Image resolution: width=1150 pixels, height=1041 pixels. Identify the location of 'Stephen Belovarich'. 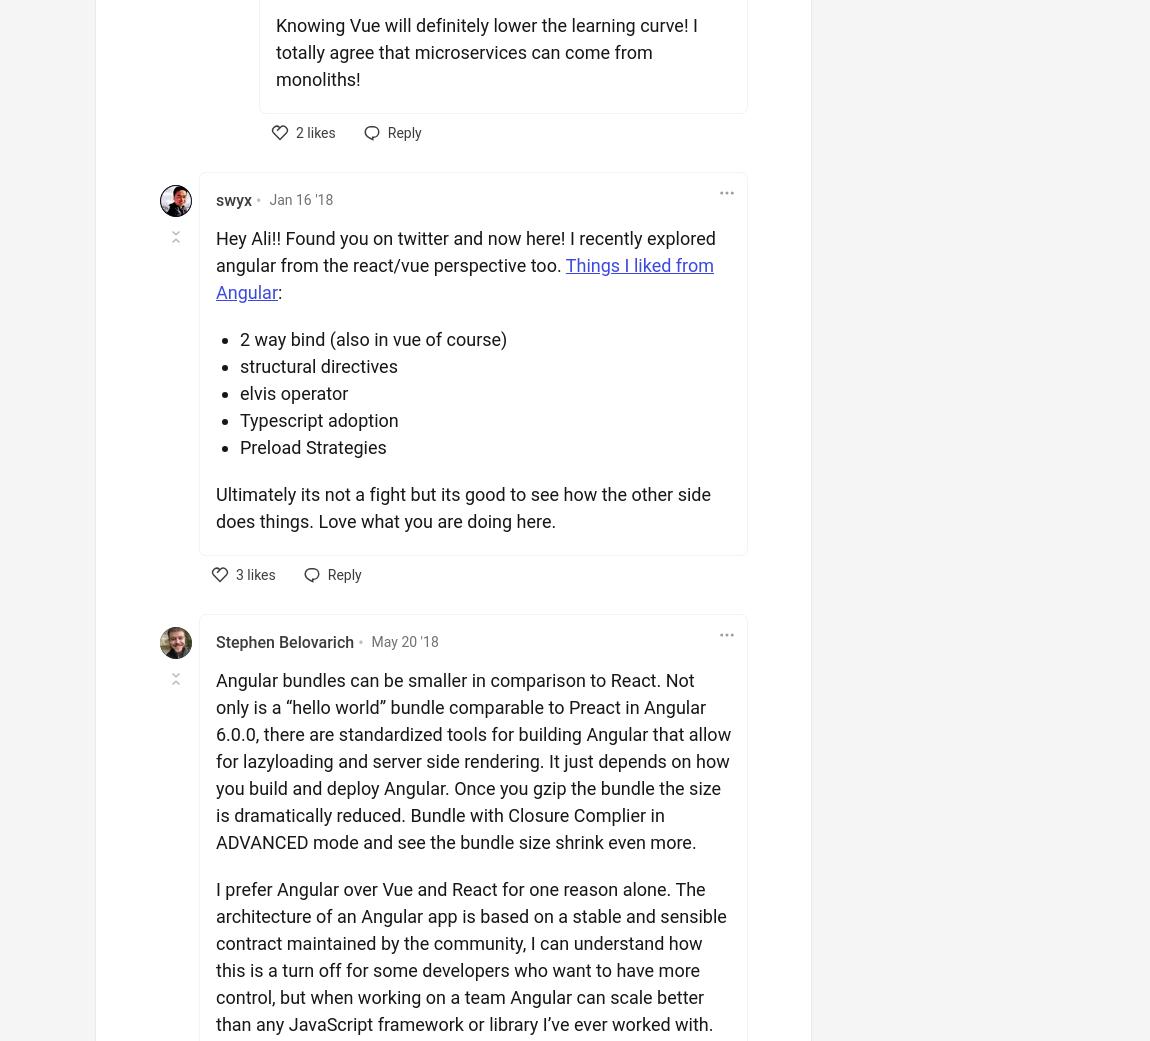
(283, 640).